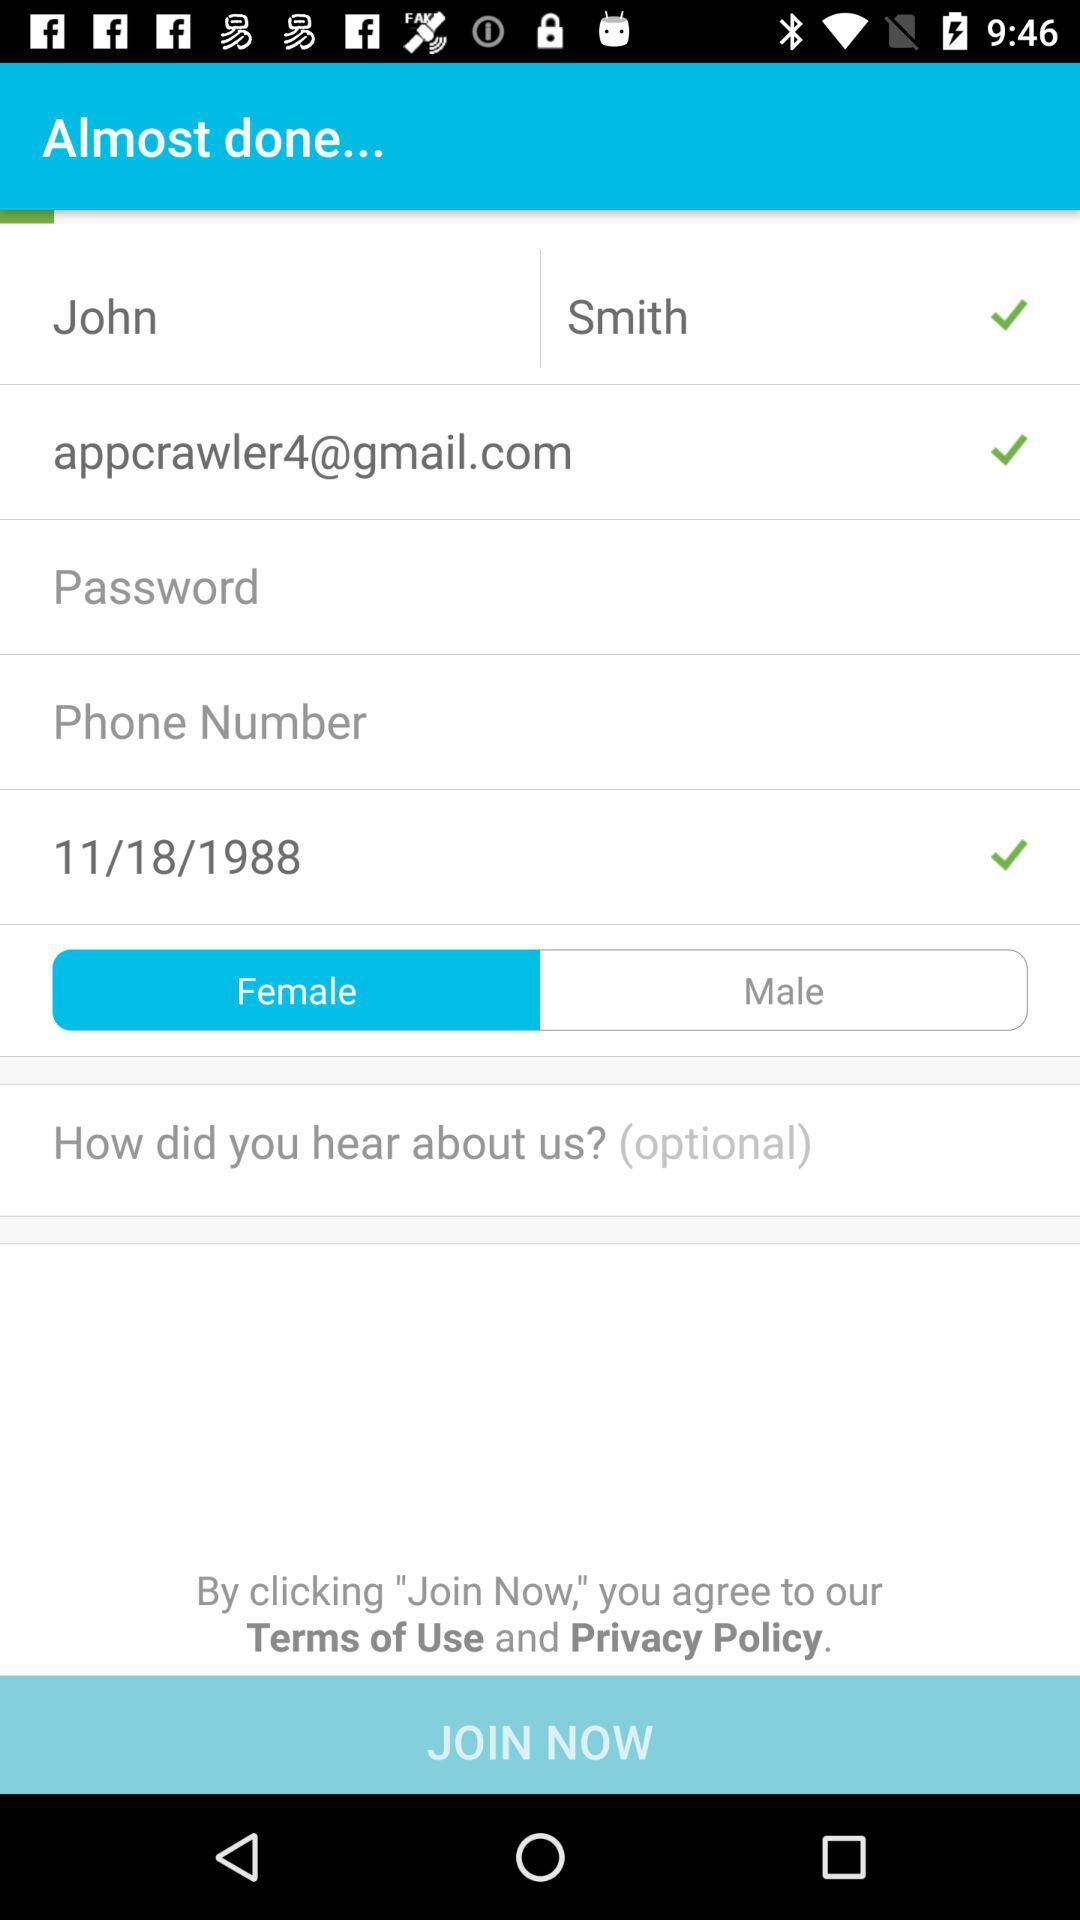  What do you see at coordinates (796, 314) in the screenshot?
I see `the text smith` at bounding box center [796, 314].